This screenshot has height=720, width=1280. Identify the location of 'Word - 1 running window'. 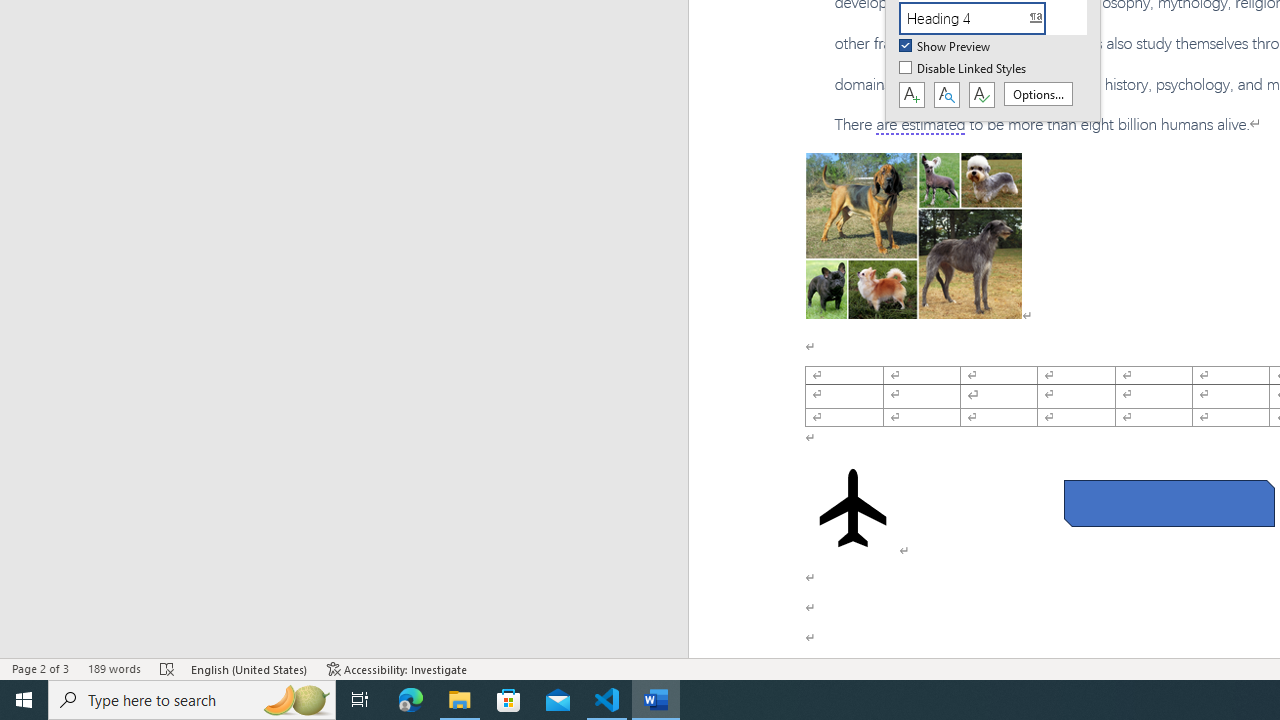
(656, 698).